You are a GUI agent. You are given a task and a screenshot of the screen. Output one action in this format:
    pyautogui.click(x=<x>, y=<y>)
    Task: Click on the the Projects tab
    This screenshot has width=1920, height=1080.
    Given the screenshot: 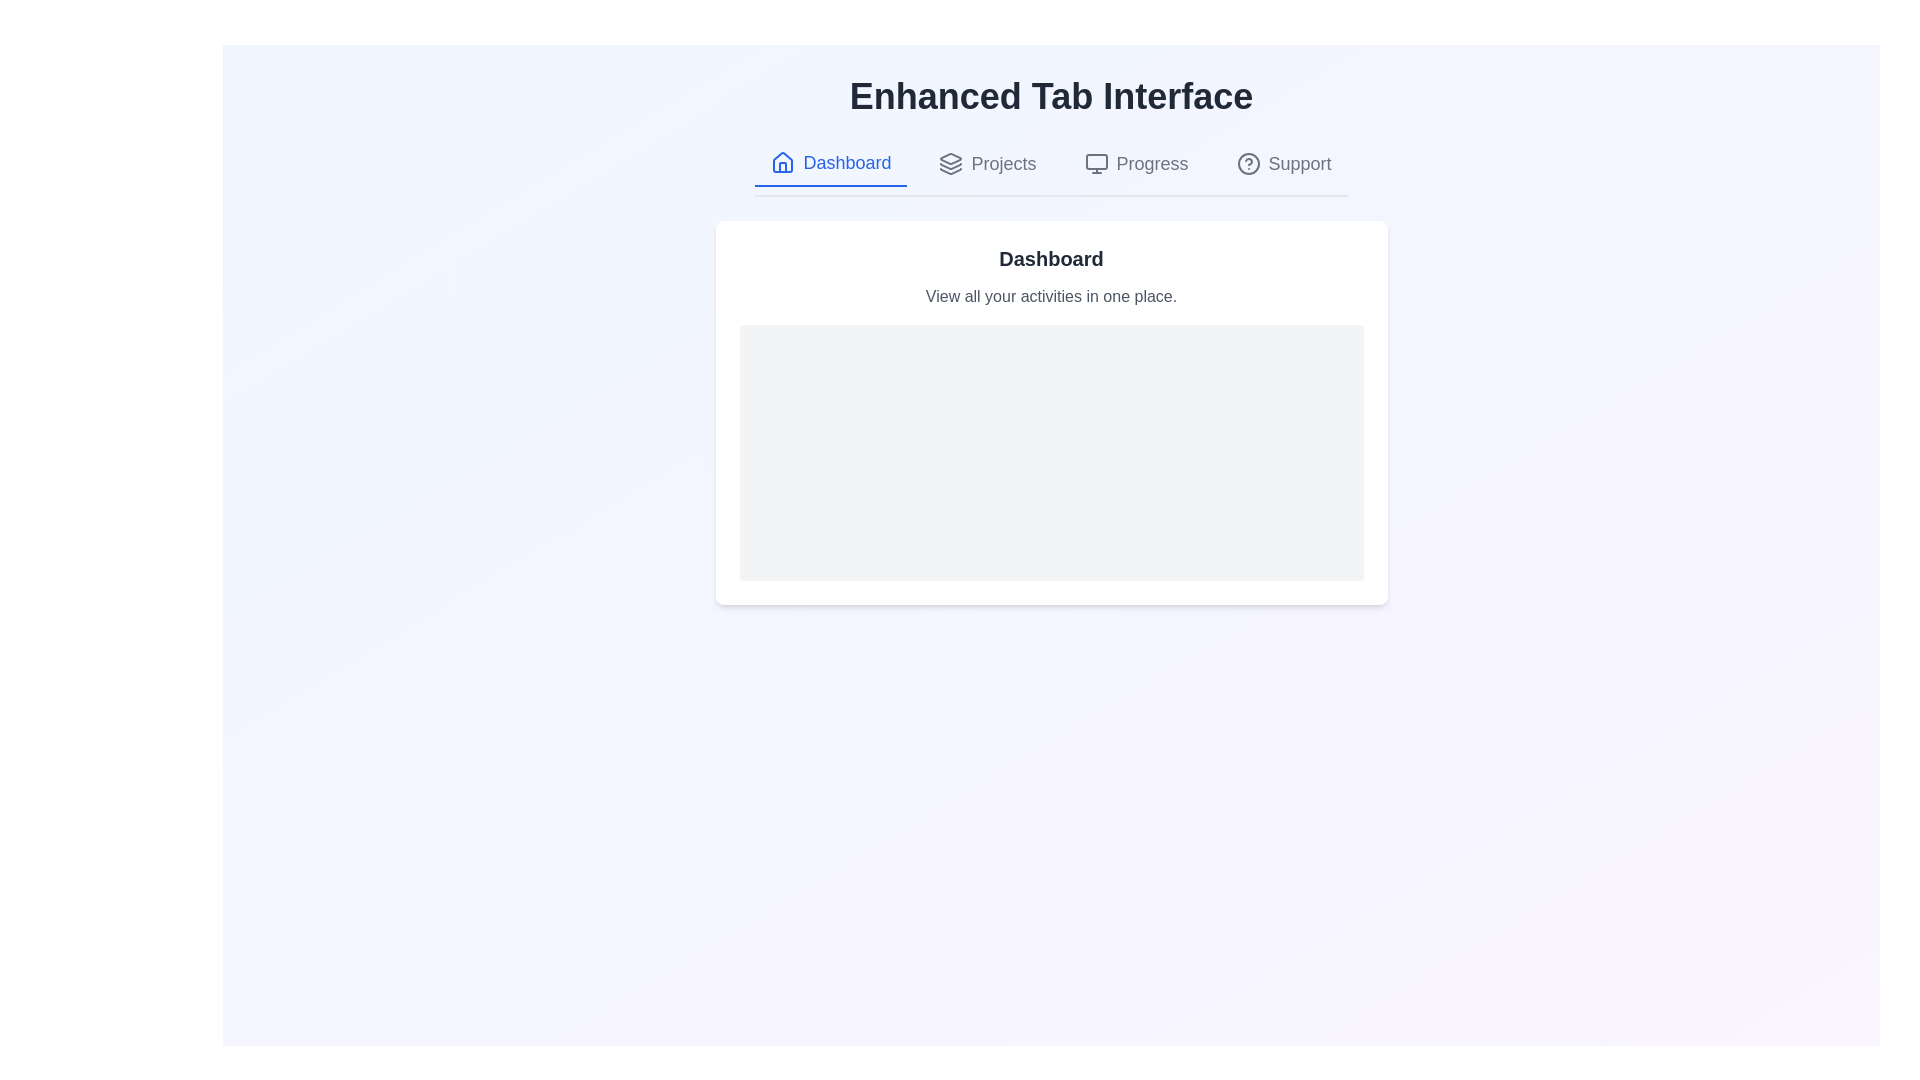 What is the action you would take?
    pyautogui.click(x=987, y=163)
    